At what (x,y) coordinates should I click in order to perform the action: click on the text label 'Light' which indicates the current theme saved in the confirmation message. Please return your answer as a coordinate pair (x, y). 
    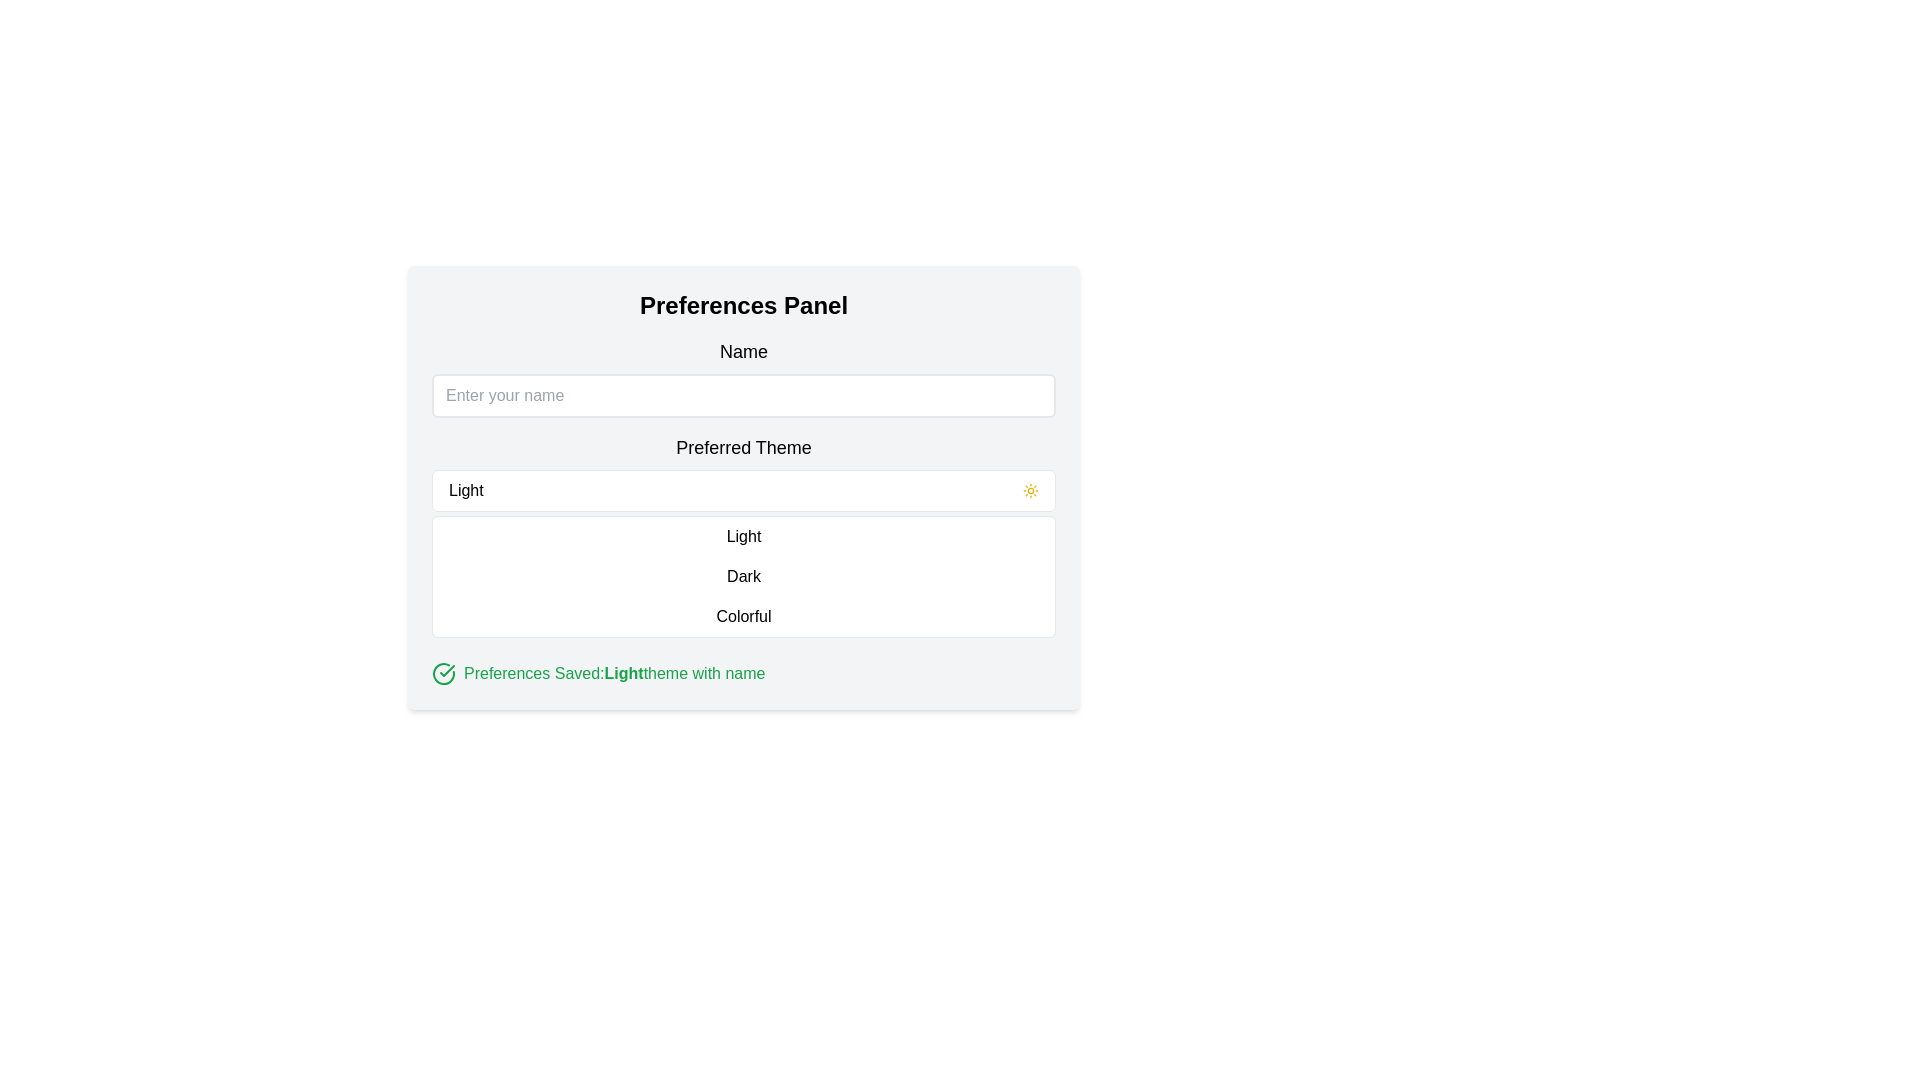
    Looking at the image, I should click on (623, 674).